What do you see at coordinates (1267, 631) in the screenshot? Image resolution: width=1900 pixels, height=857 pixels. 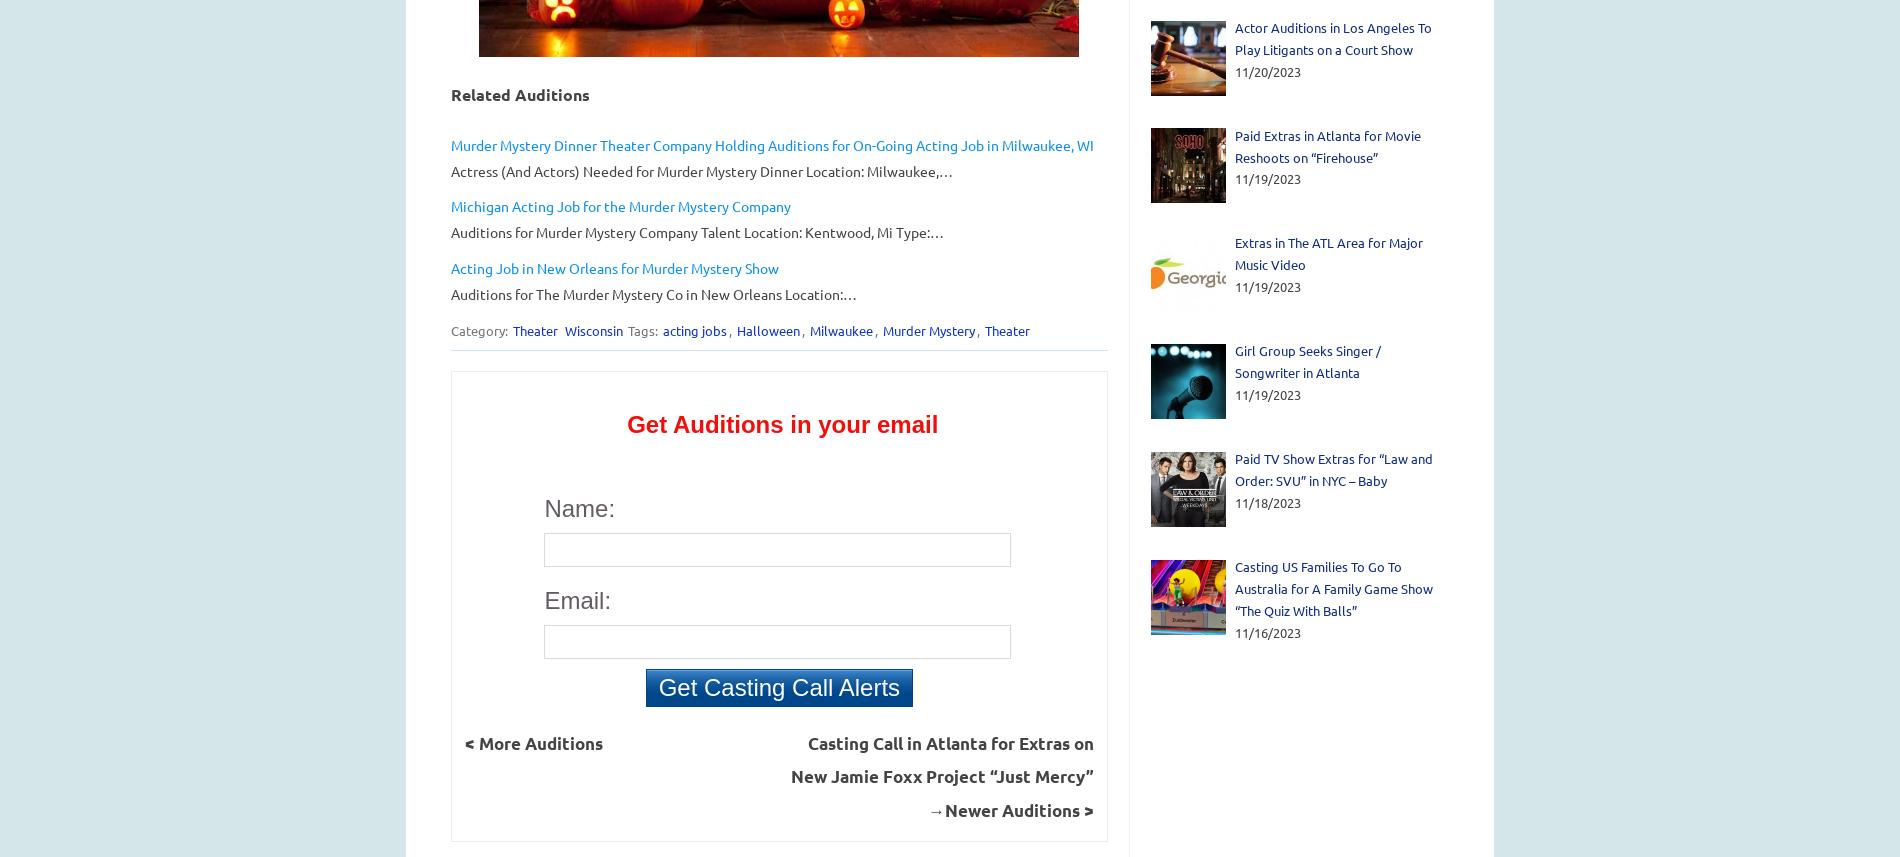 I see `'11/16/2023'` at bounding box center [1267, 631].